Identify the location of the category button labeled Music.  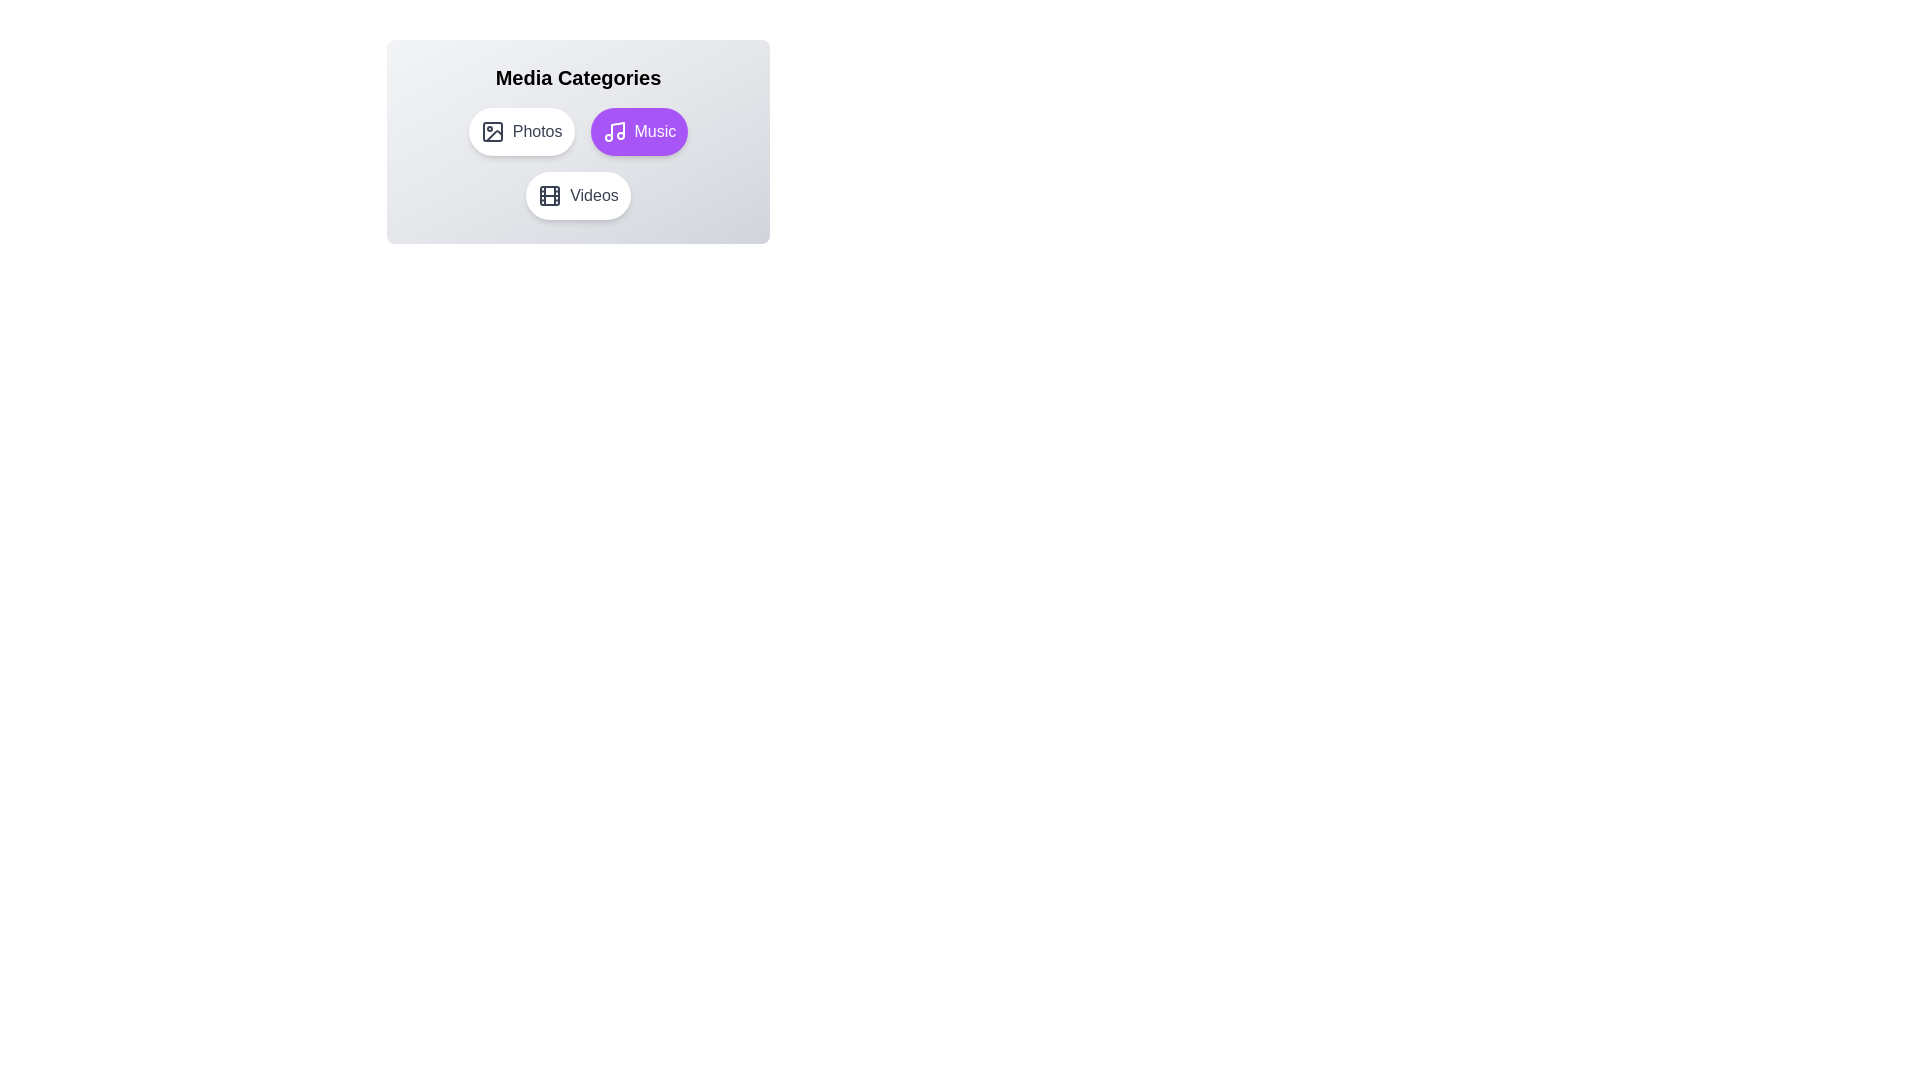
(638, 131).